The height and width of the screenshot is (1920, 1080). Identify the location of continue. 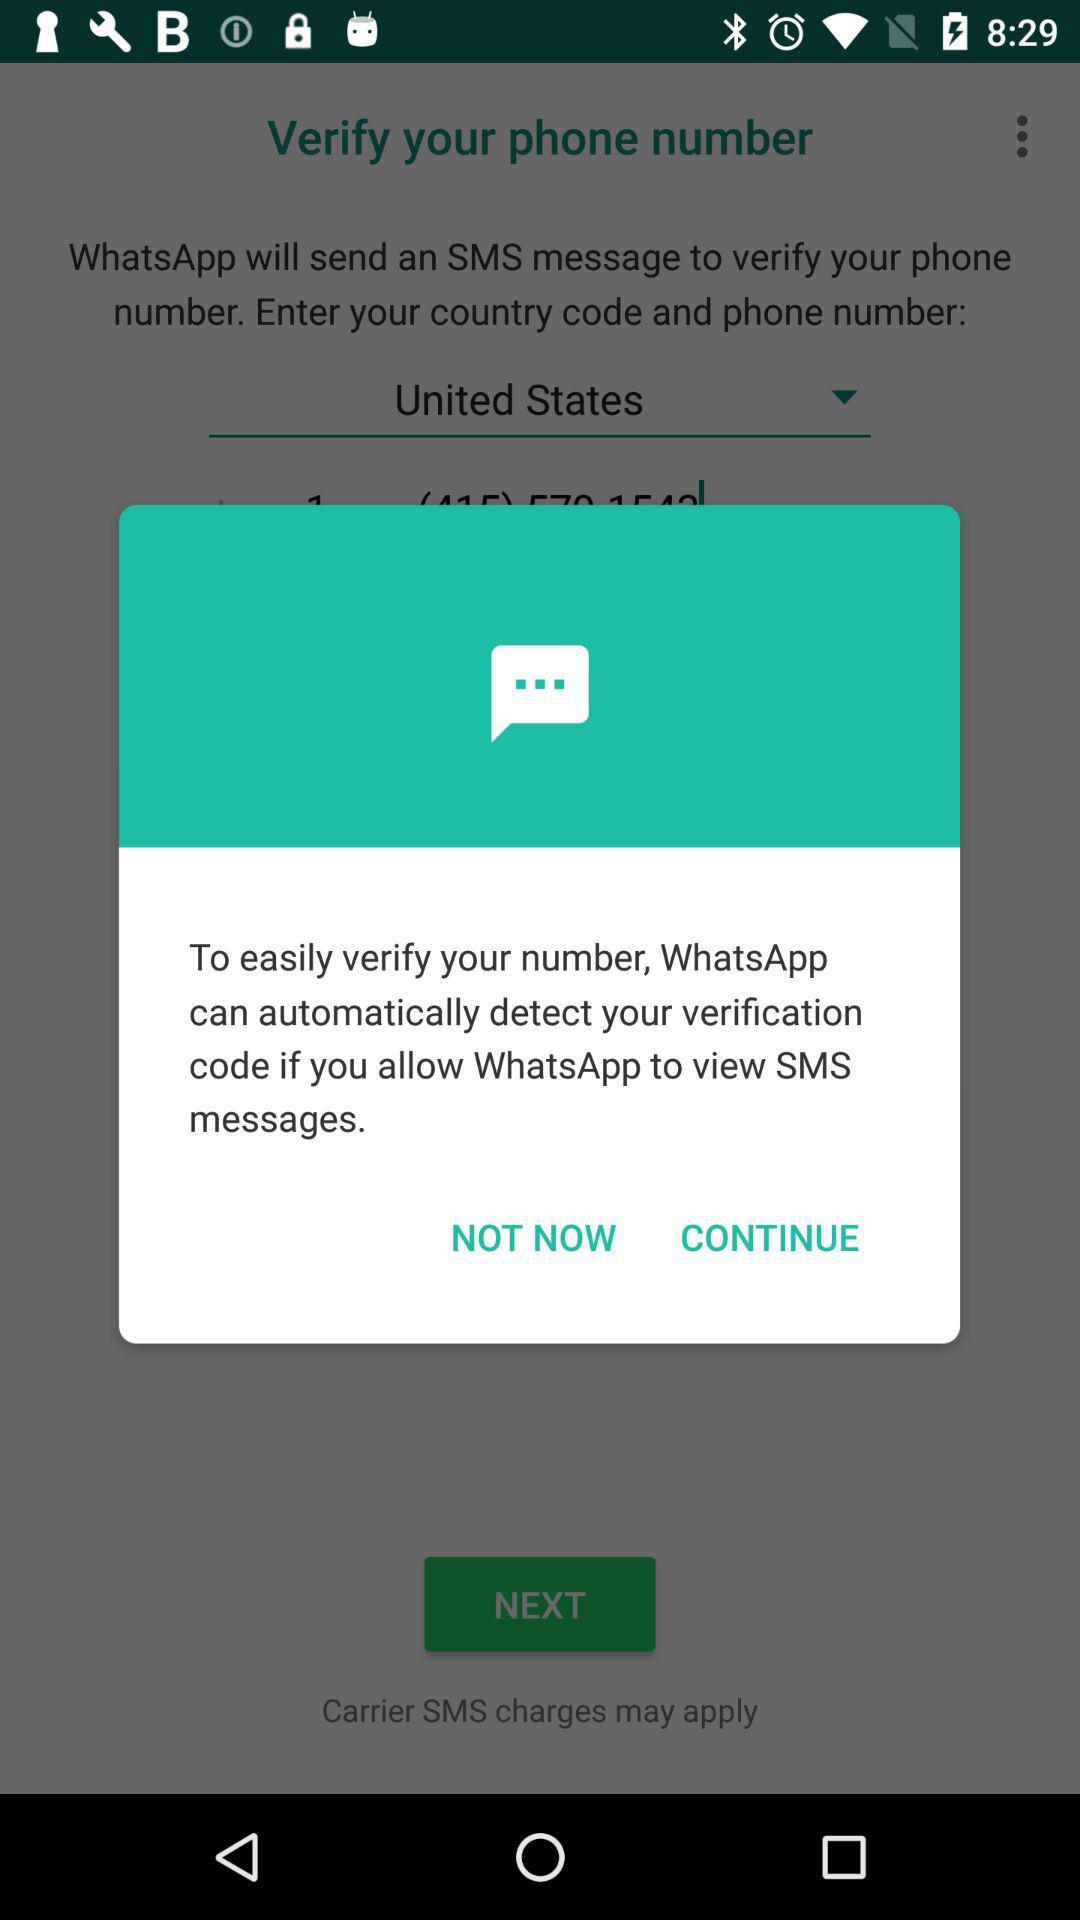
(768, 1235).